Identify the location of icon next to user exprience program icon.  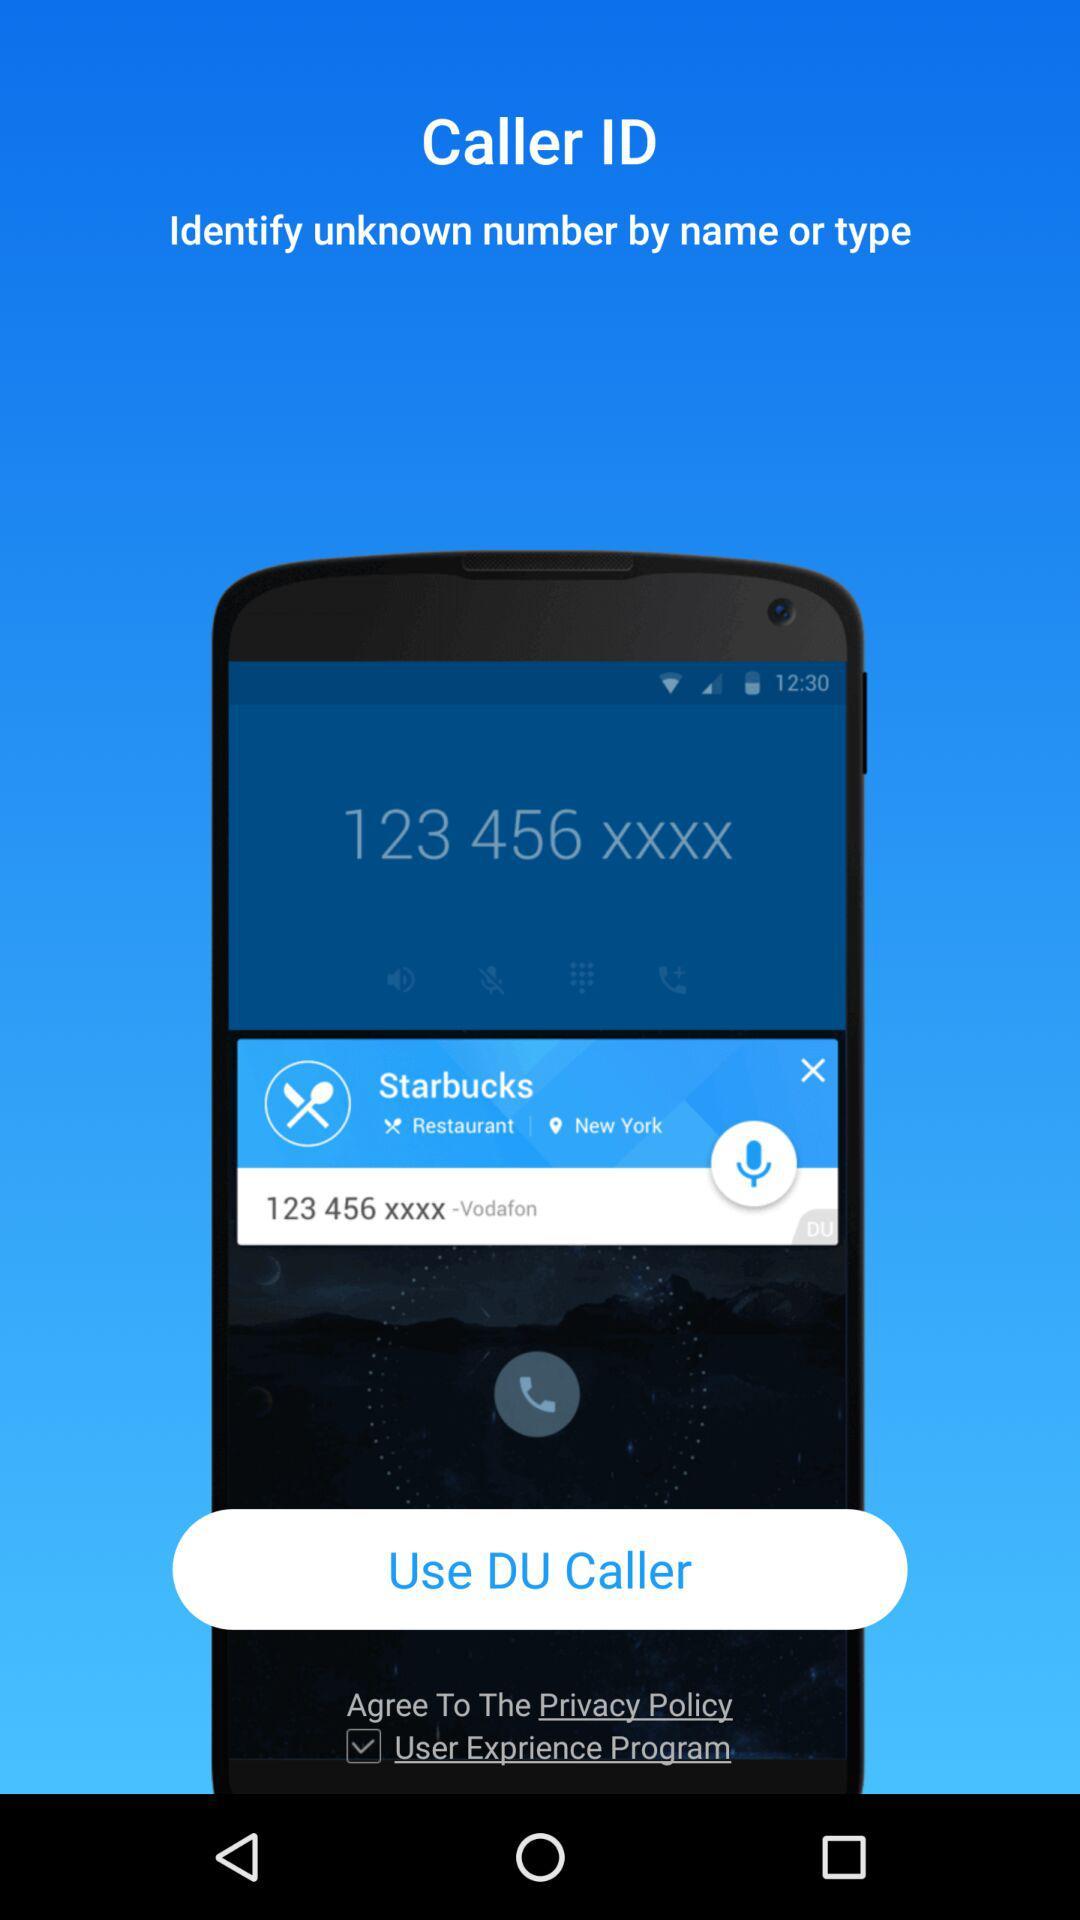
(363, 1745).